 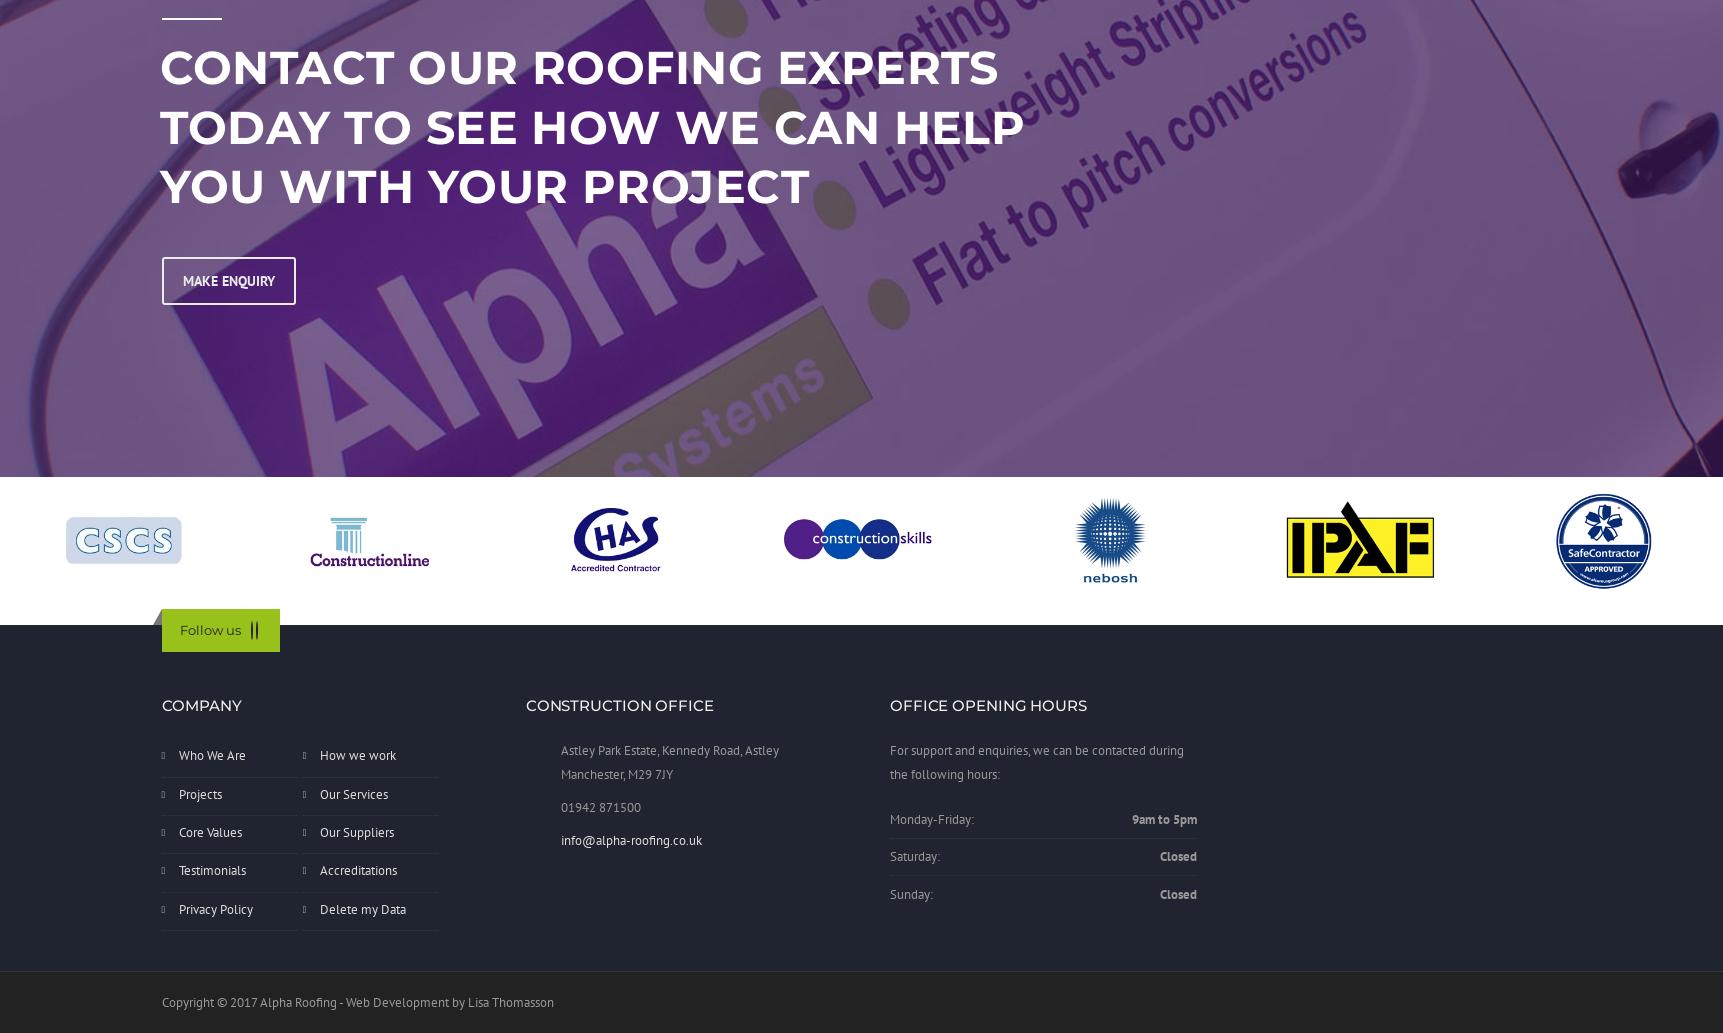 I want to click on '01942 871500', so click(x=598, y=806).